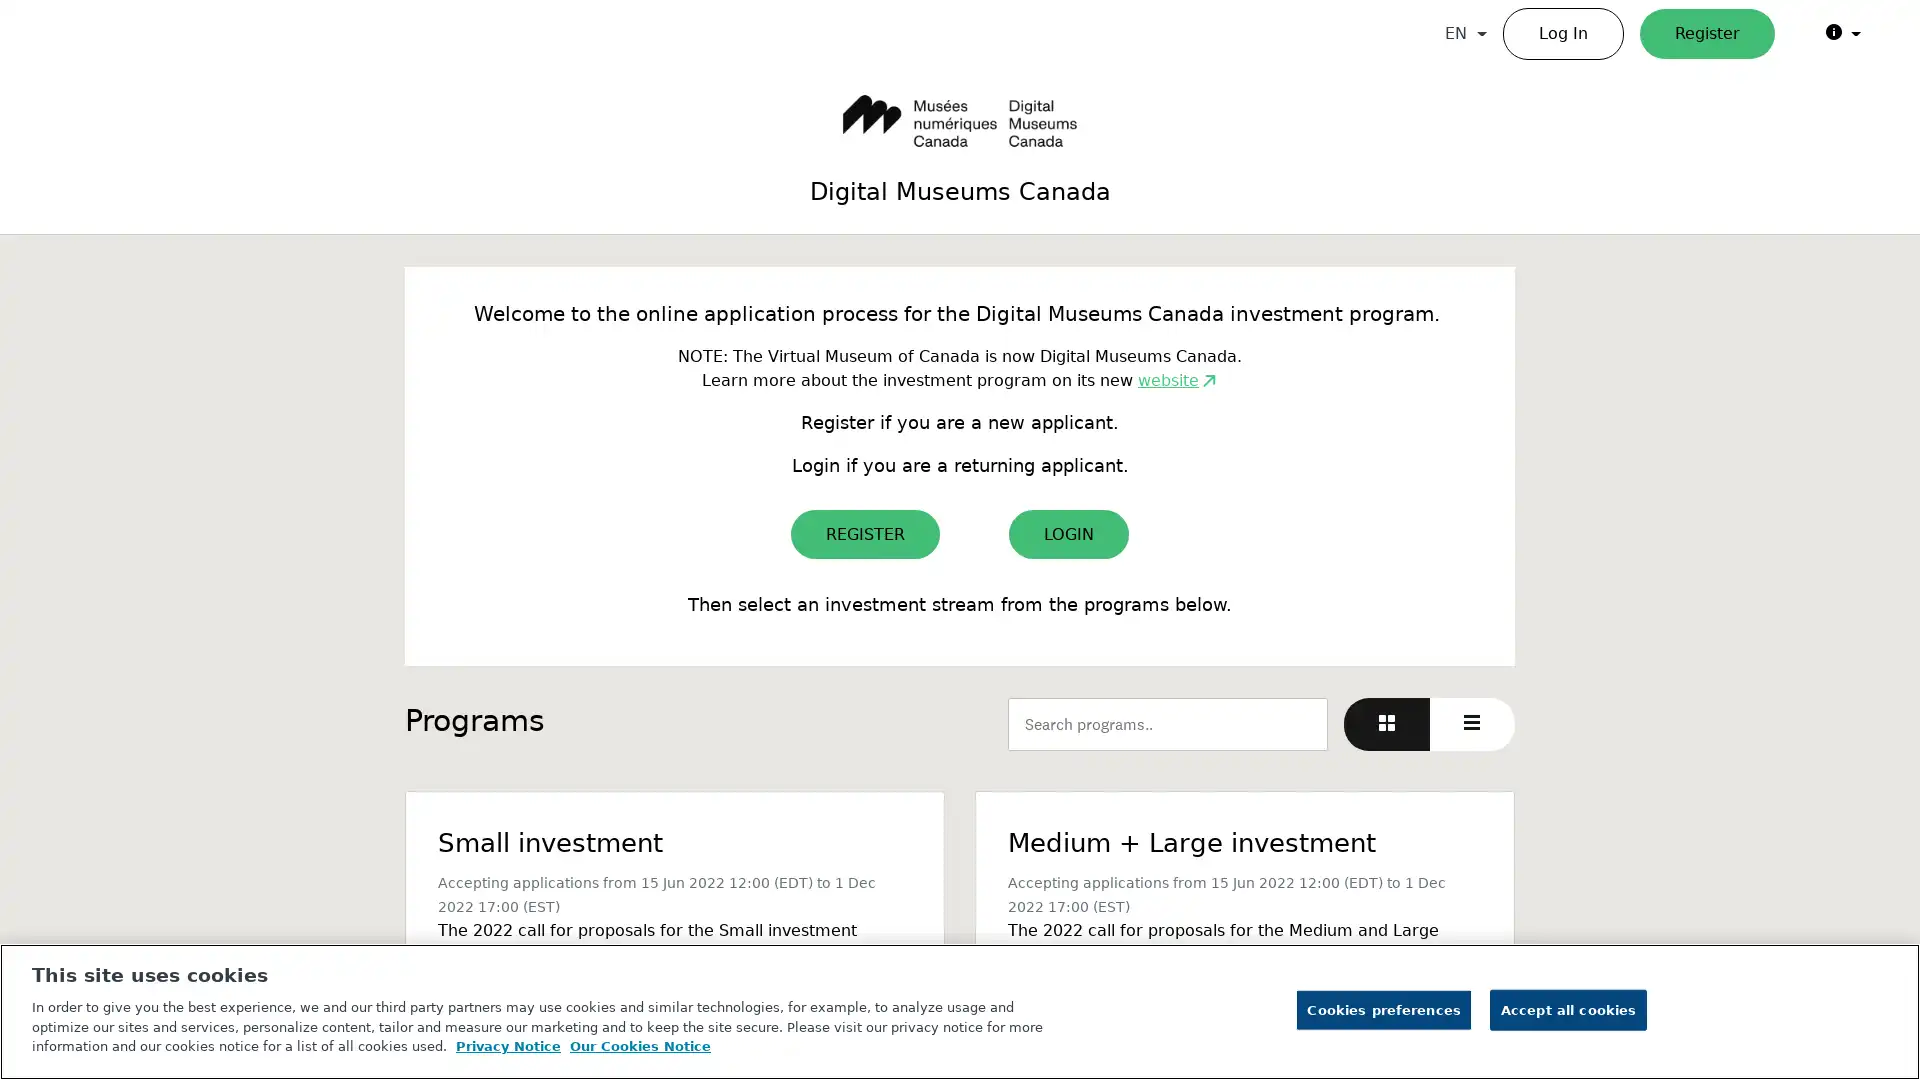 Image resolution: width=1920 pixels, height=1080 pixels. What do you see at coordinates (1567, 1010) in the screenshot?
I see `Accept all cookies` at bounding box center [1567, 1010].